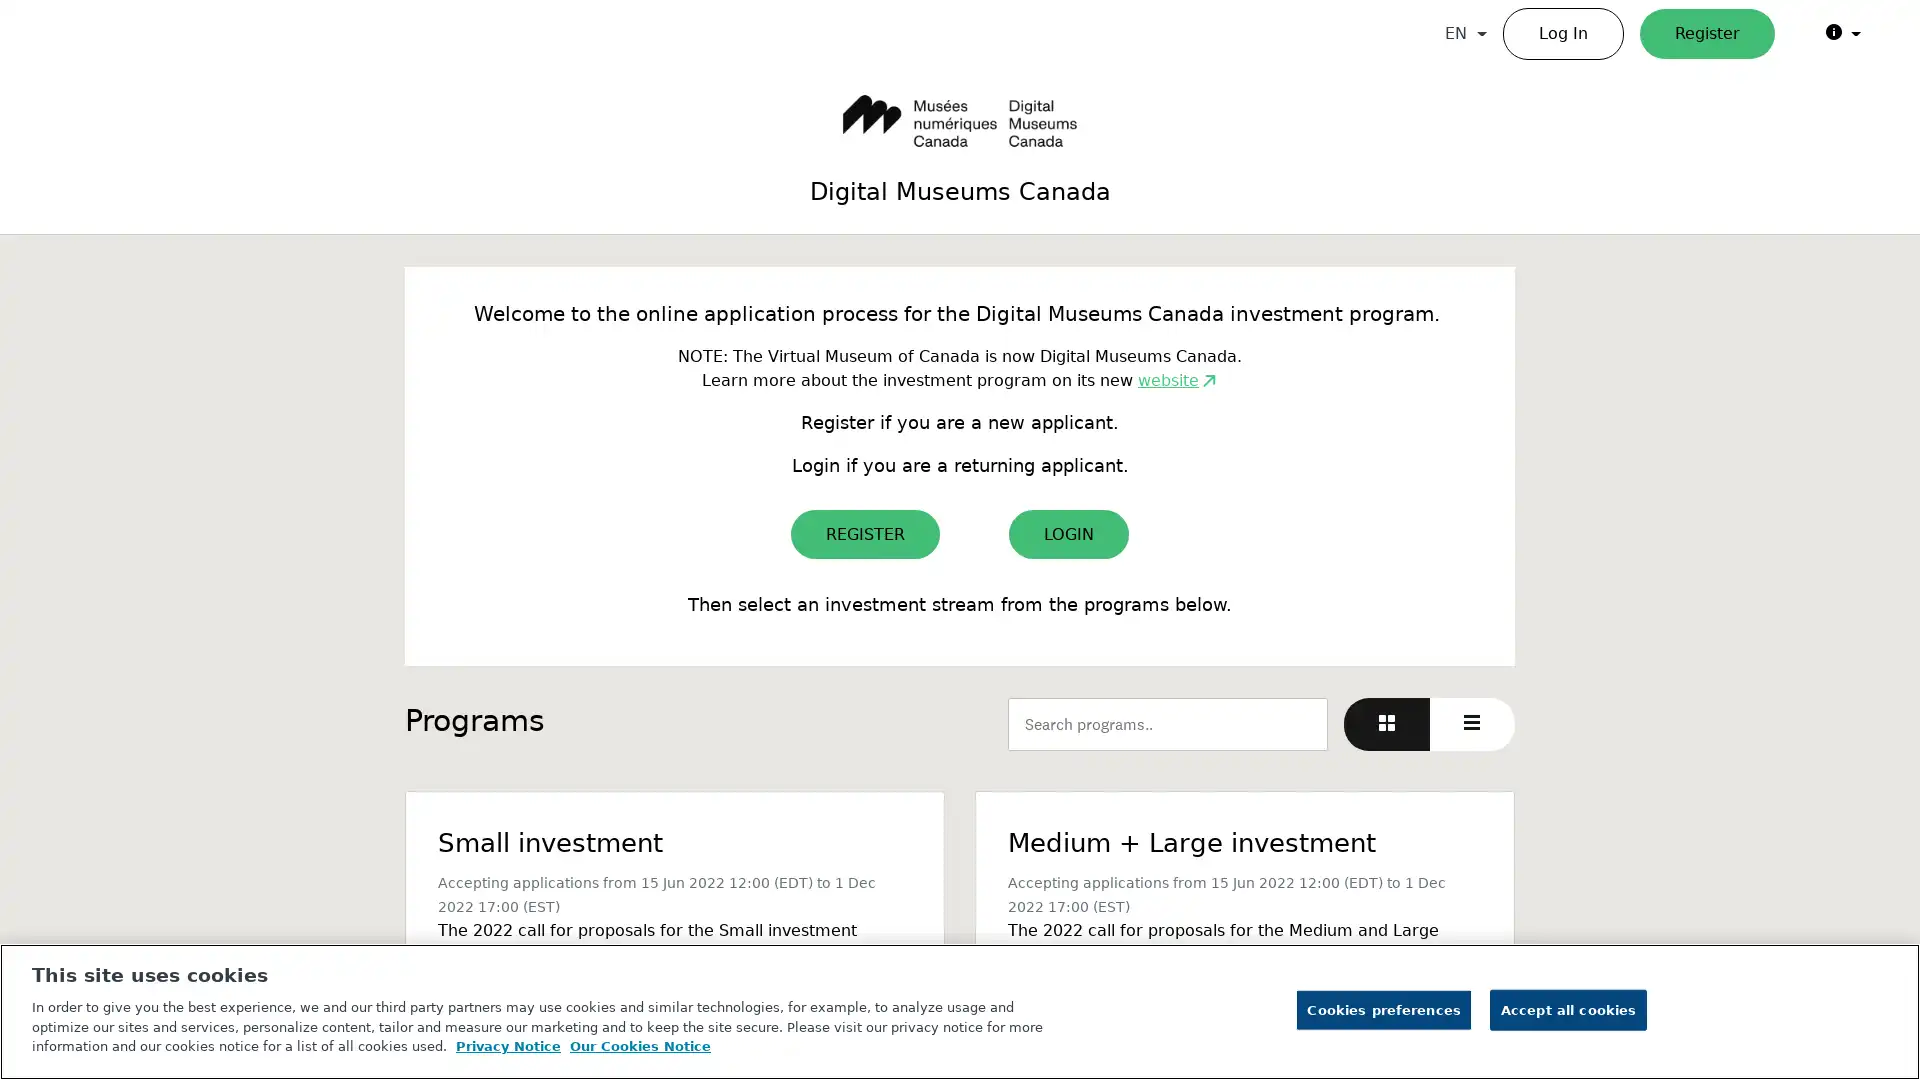 Image resolution: width=1920 pixels, height=1080 pixels. What do you see at coordinates (1567, 1010) in the screenshot?
I see `Accept all cookies` at bounding box center [1567, 1010].